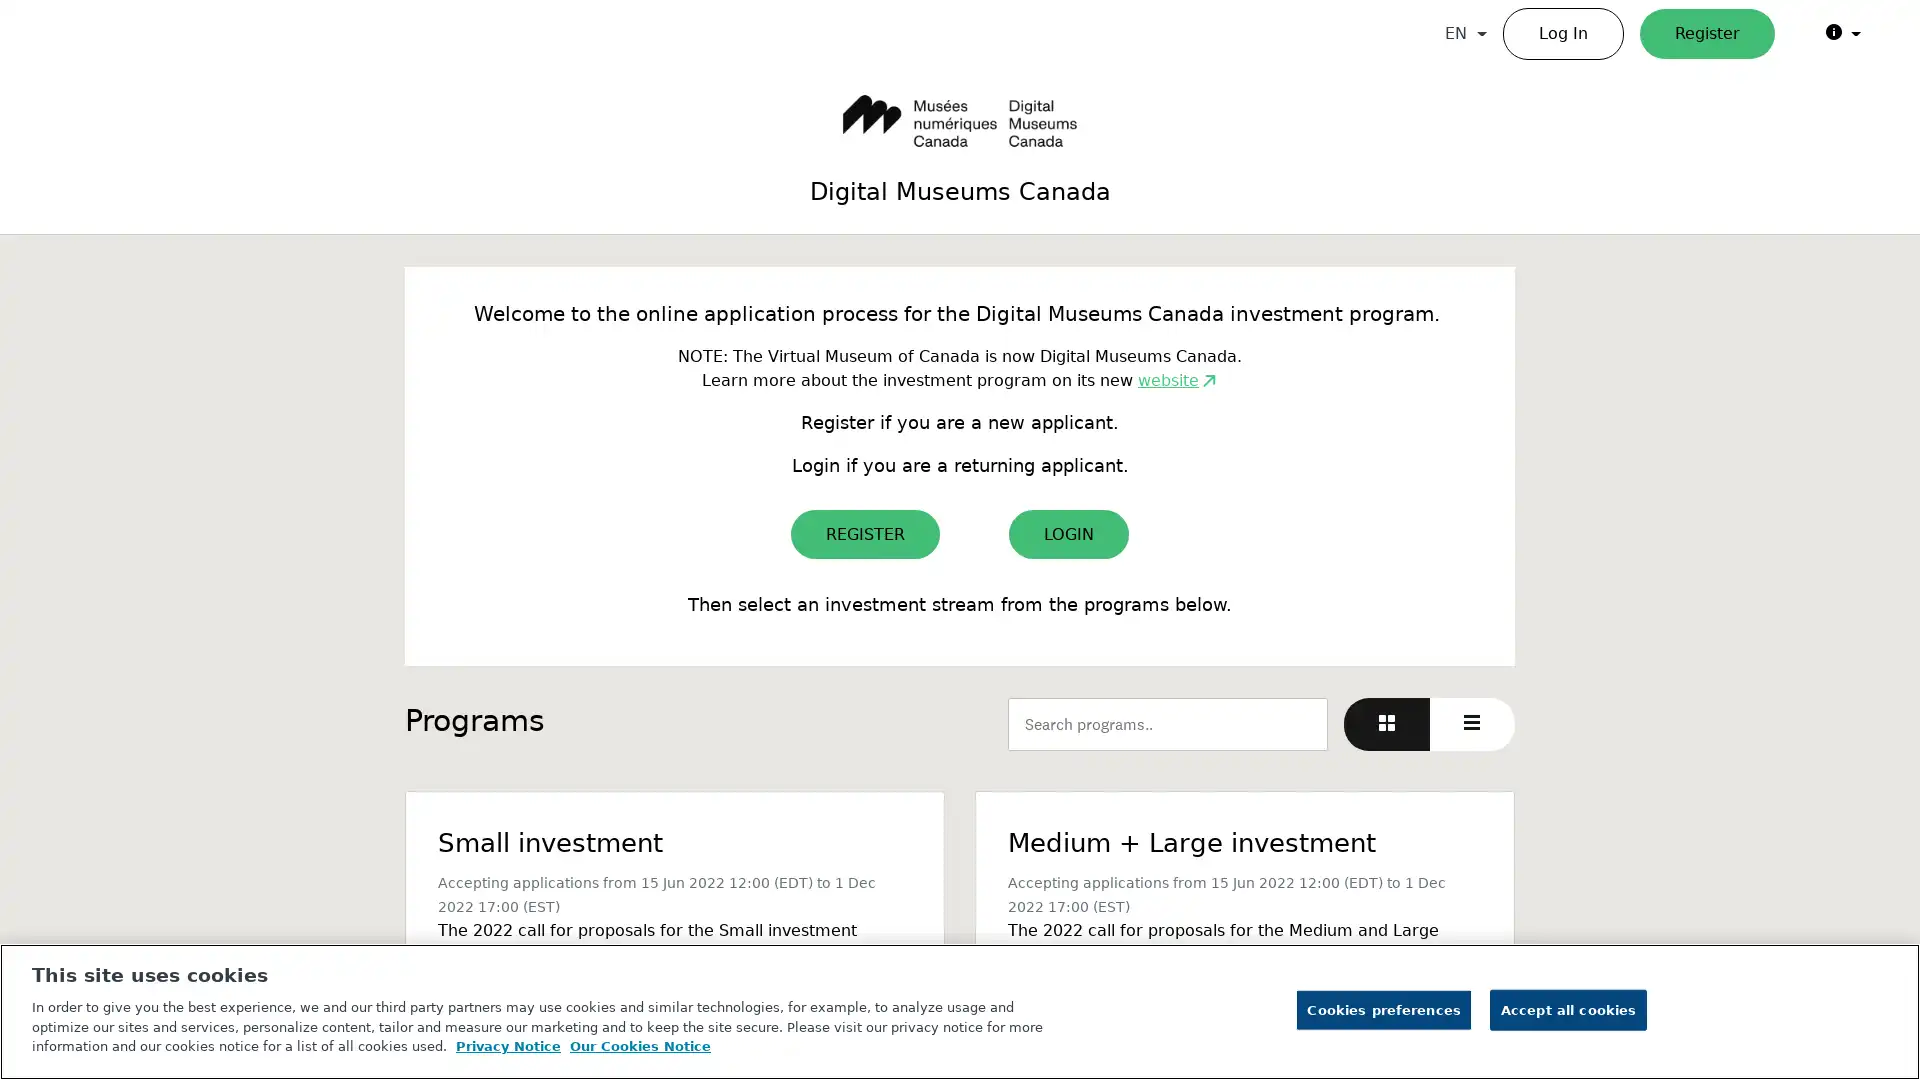 Image resolution: width=1920 pixels, height=1080 pixels. What do you see at coordinates (1567, 1010) in the screenshot?
I see `Accept all cookies` at bounding box center [1567, 1010].